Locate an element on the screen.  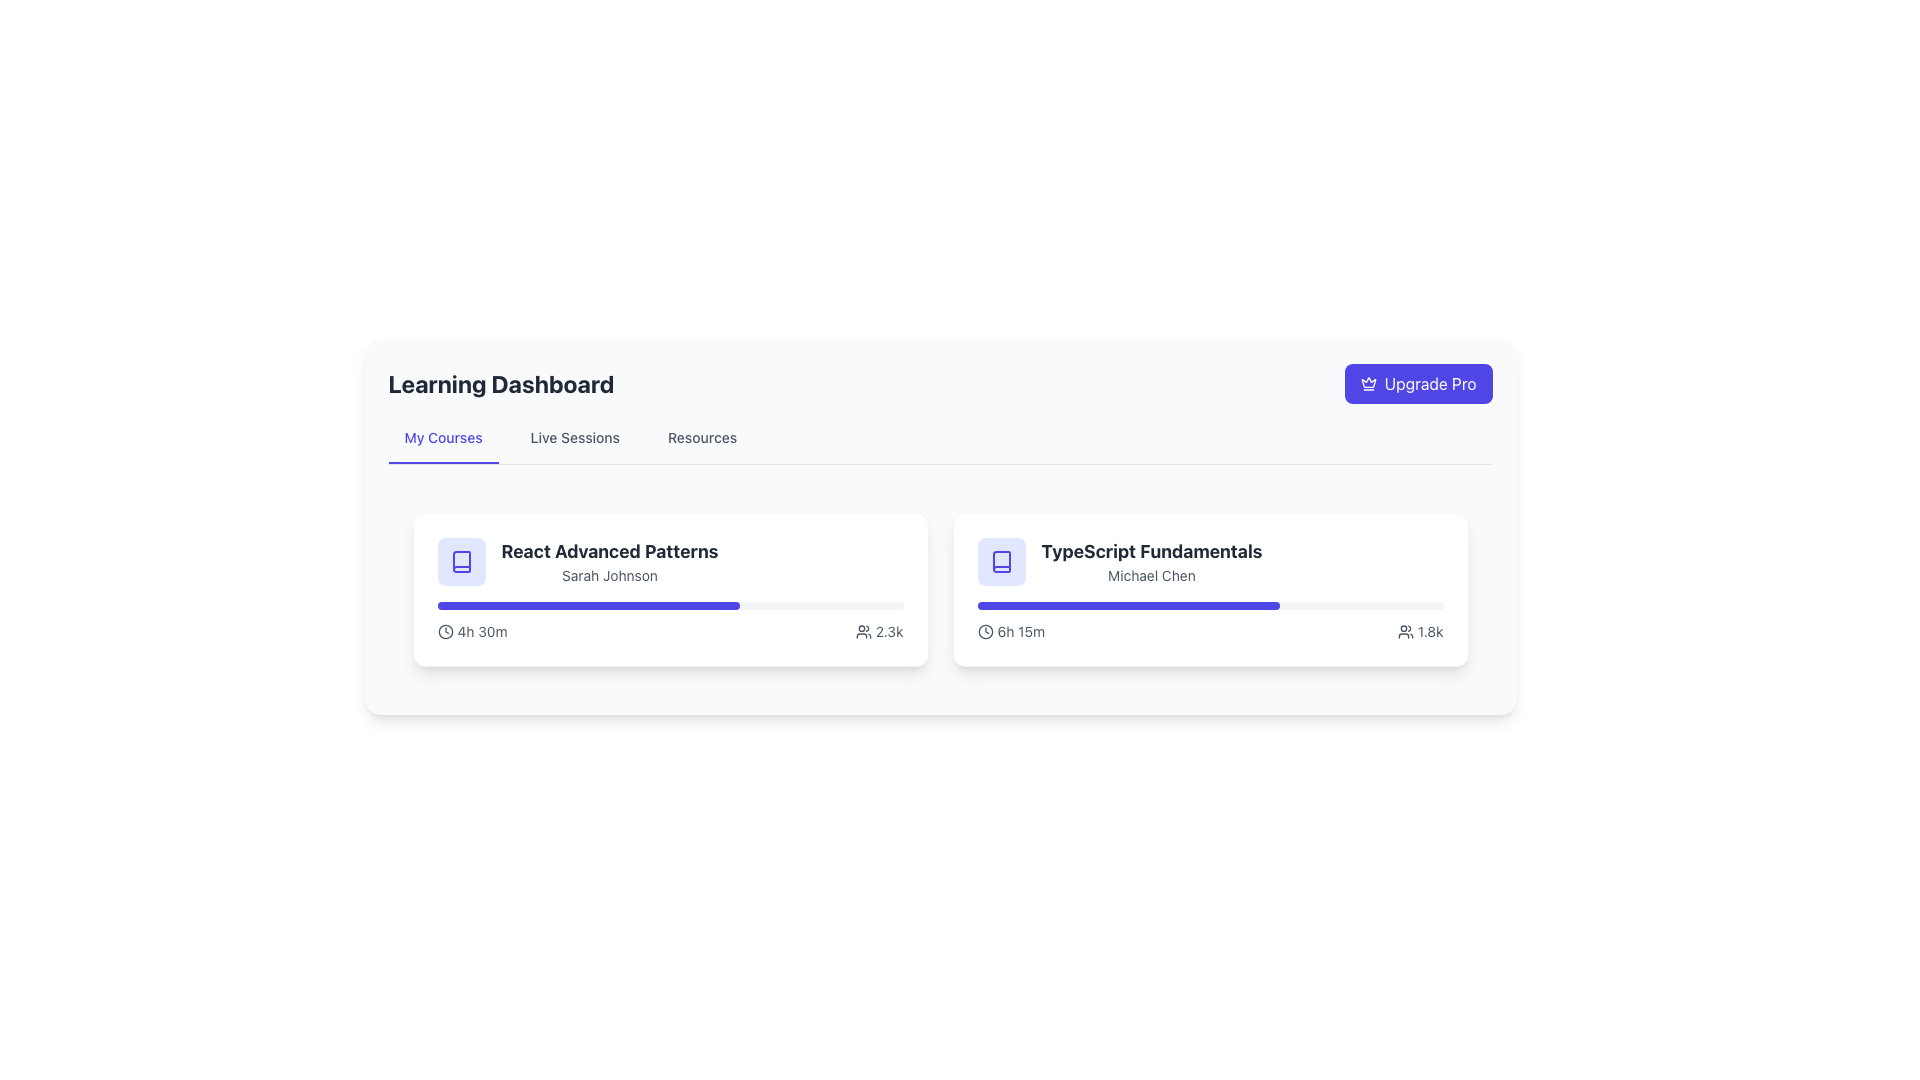
on the text display component titled 'TypeScript Fundamentals' is located at coordinates (1209, 562).